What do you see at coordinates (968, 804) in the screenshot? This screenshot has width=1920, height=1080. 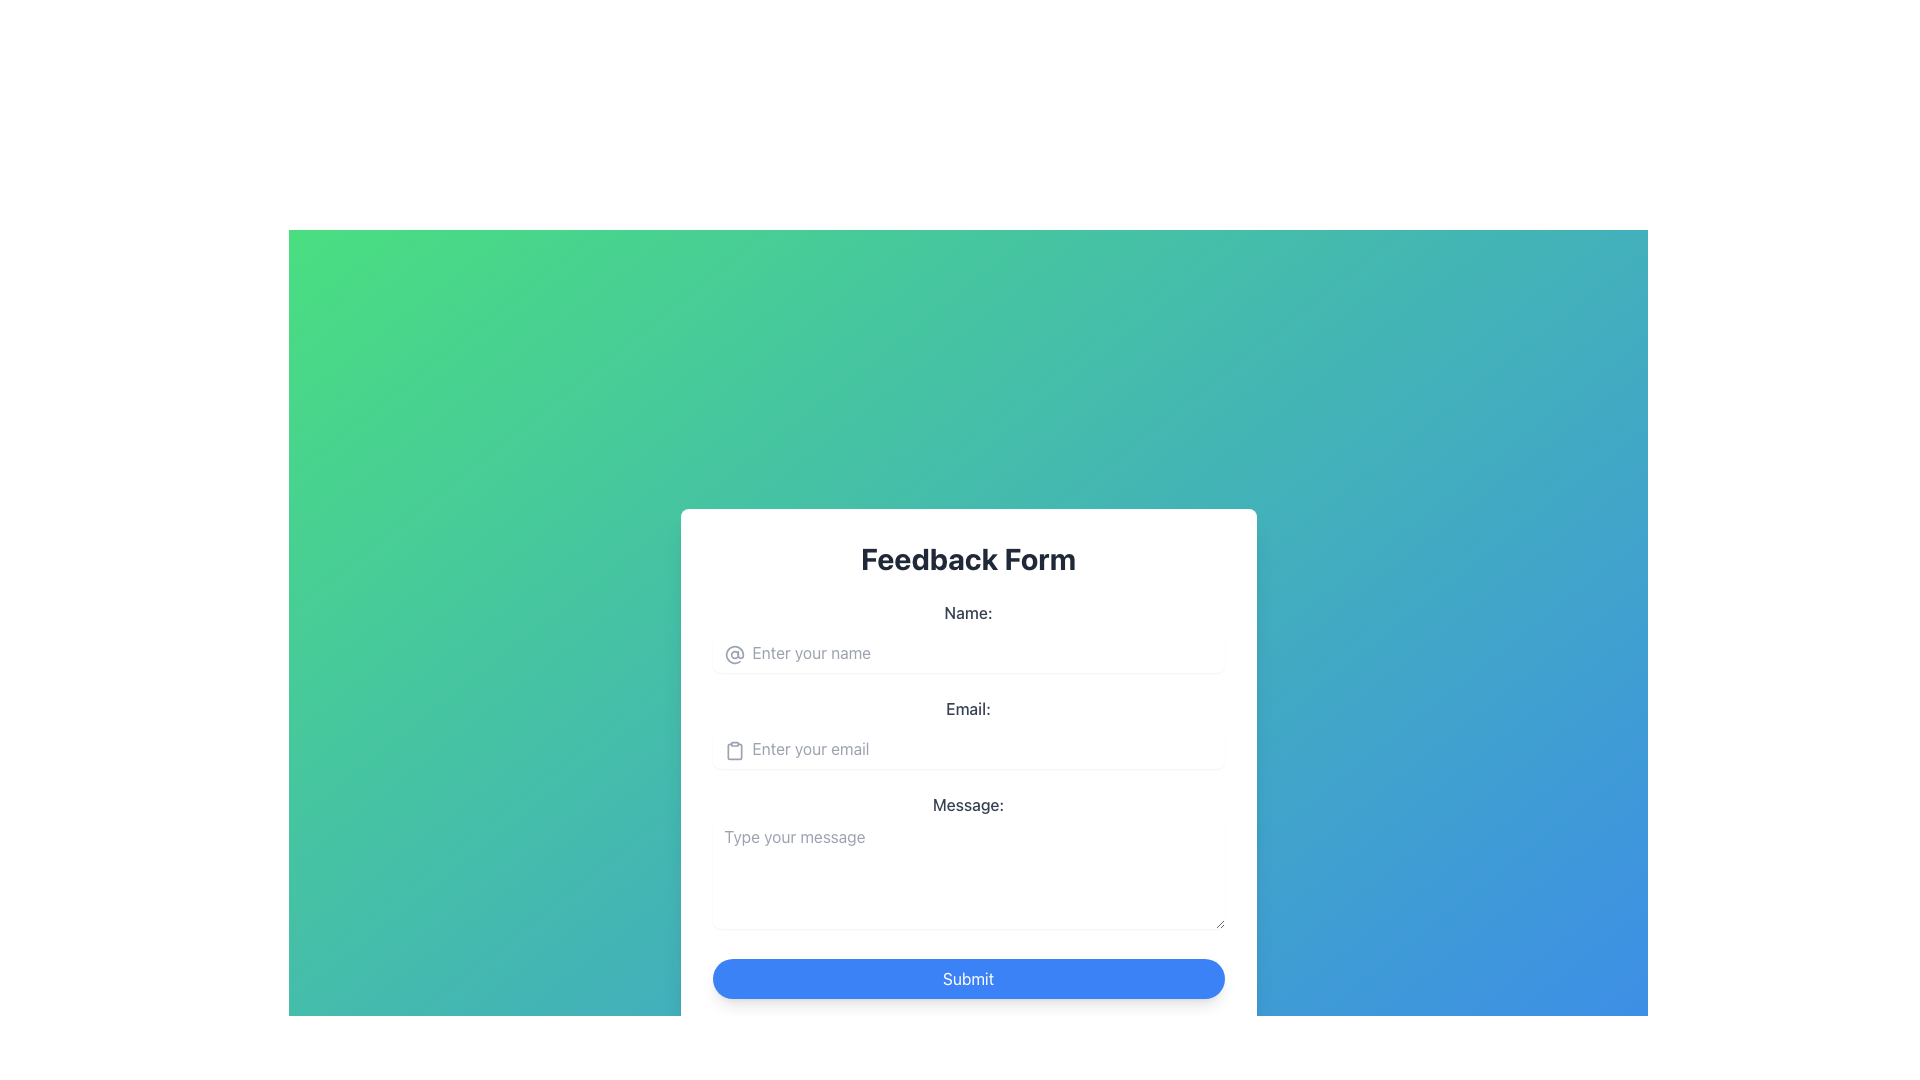 I see `the text label reading 'Message:' which is styled with a gray font and is positioned above the 'Type your message' input field in the form interface` at bounding box center [968, 804].